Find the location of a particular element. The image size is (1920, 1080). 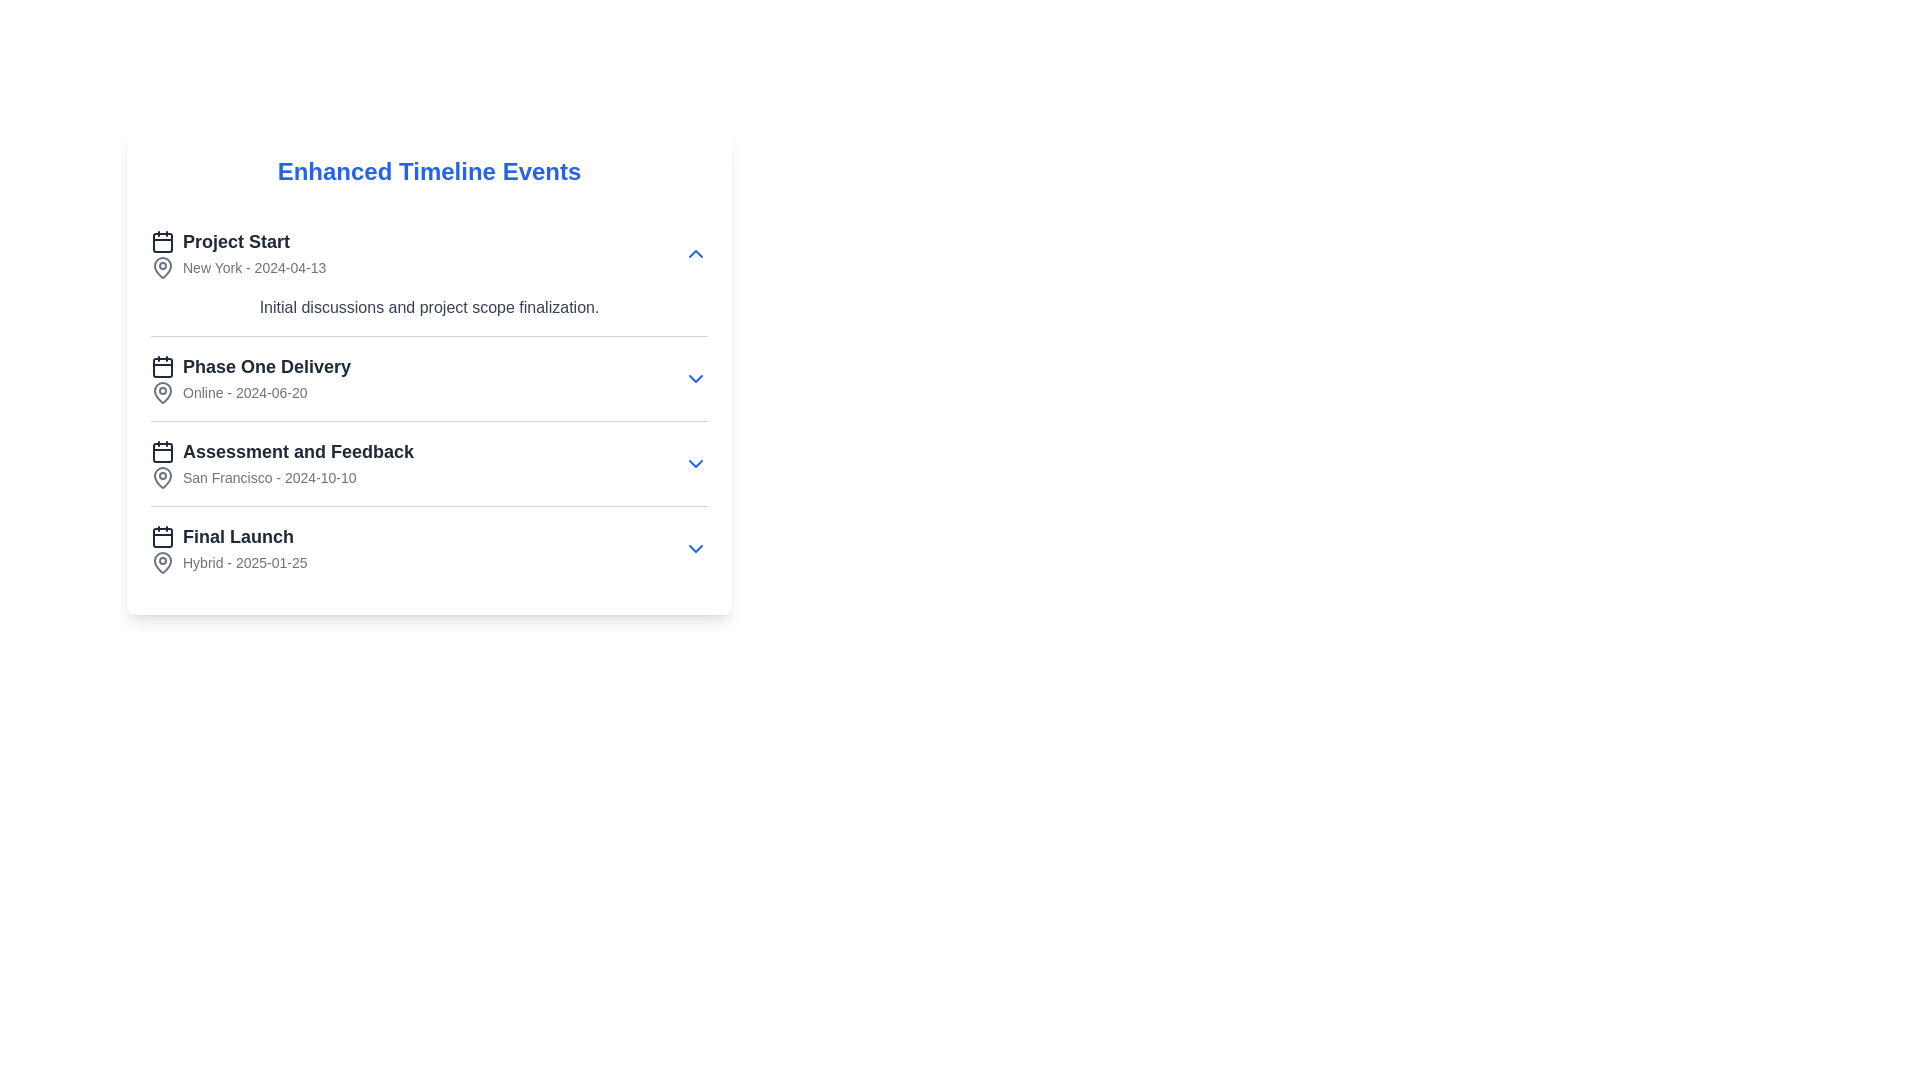

the pin-shaped icon, which is a minimalistic outline indicating a location, part of the 'Final Launch' item in the timeline interface, located near the text 'Hybrid - 2025-01-25' is located at coordinates (163, 562).